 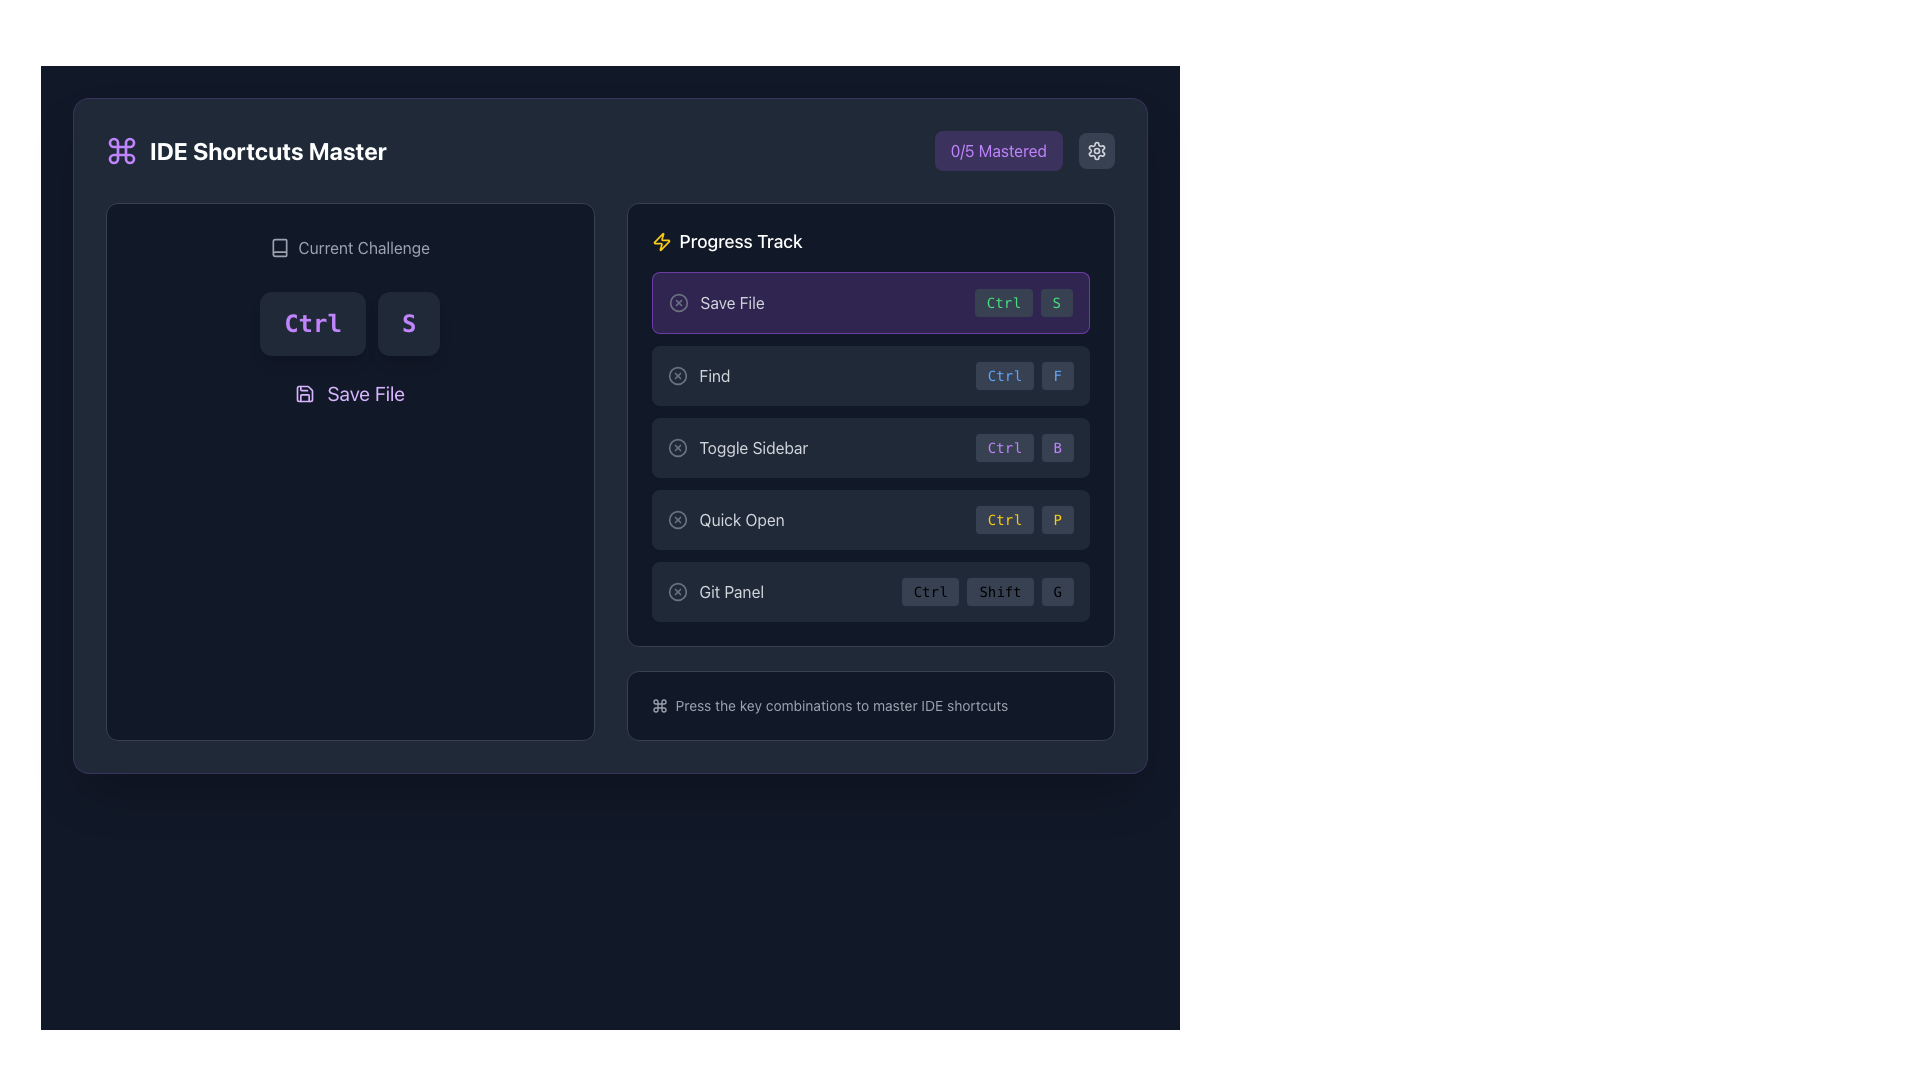 I want to click on the label containing the text 'F', which has a gray background and blue text, and is positioned to the right of the 'Ctrl' box in the UI section displaying key combinations, so click(x=1056, y=375).